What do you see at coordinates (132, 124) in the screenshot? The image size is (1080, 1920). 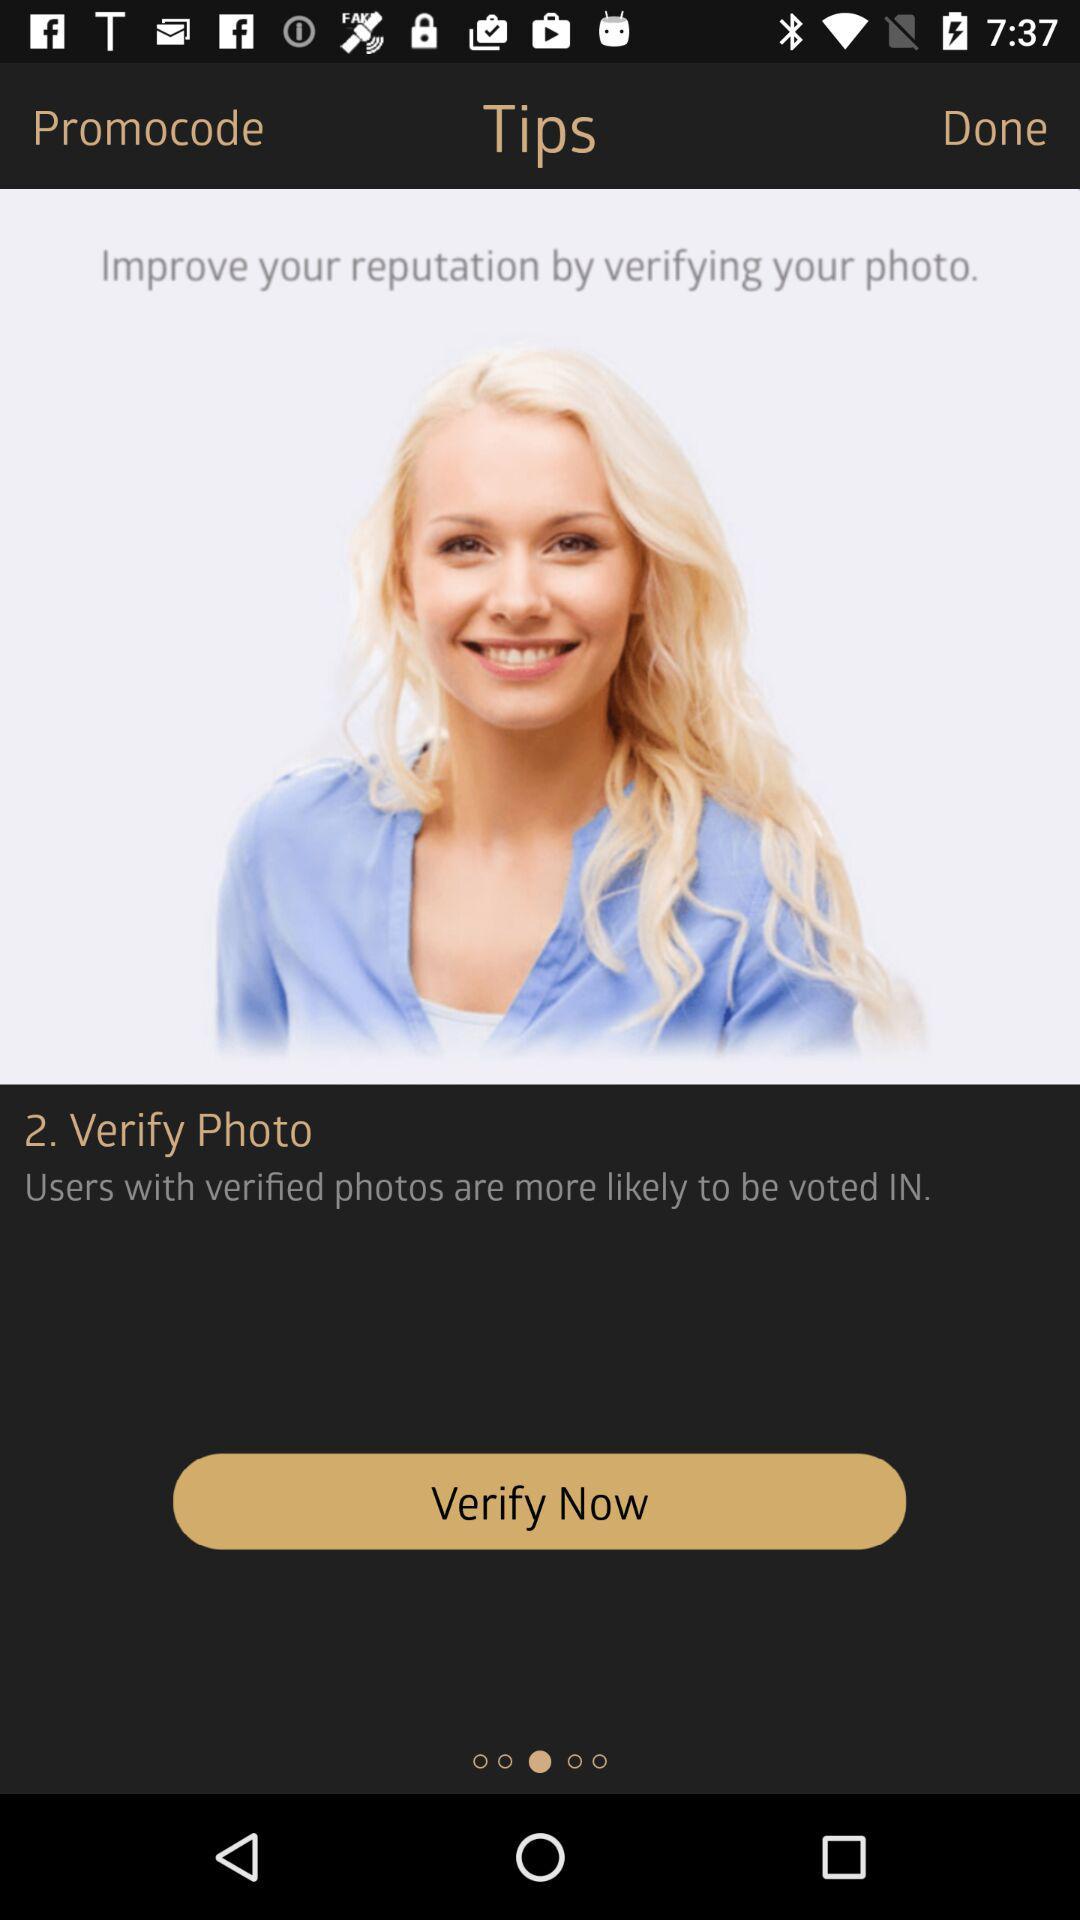 I see `the icon next to the tips icon` at bounding box center [132, 124].